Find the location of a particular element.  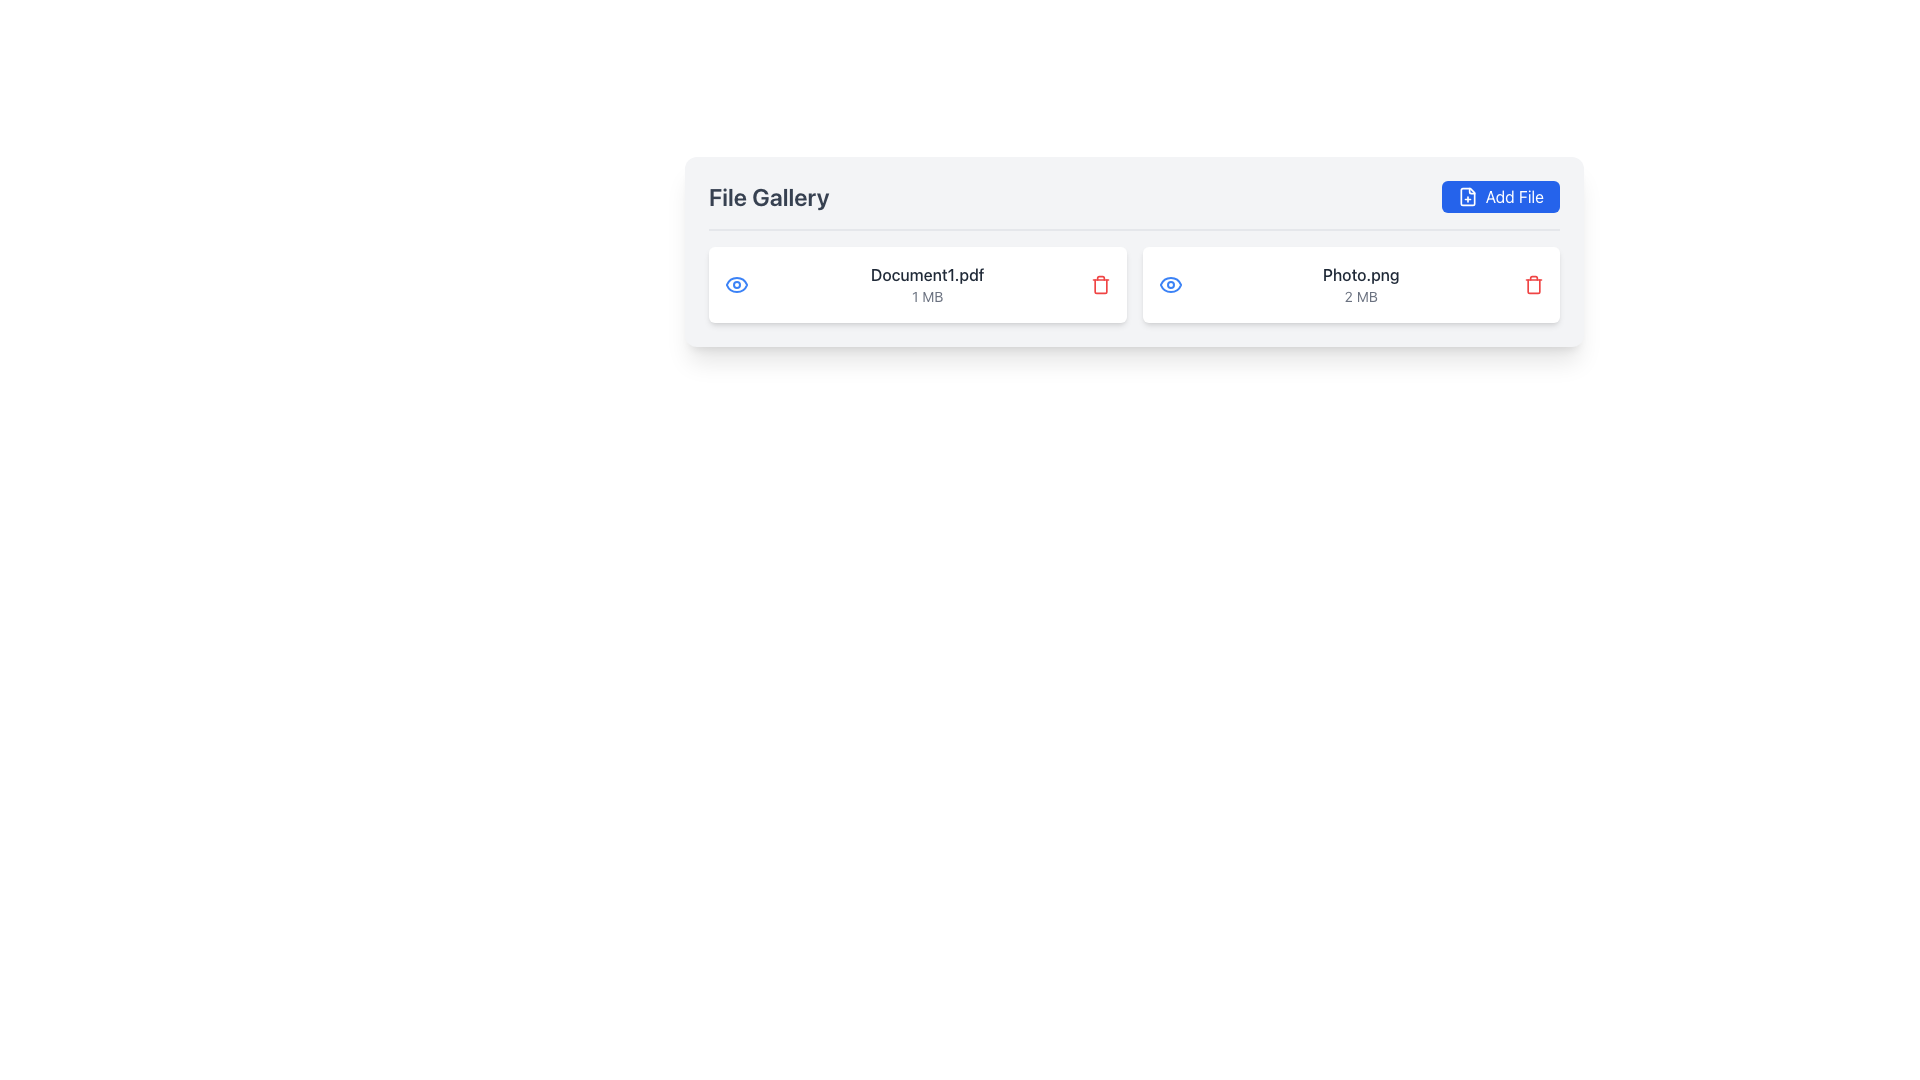

the red trash can icon is located at coordinates (1533, 285).